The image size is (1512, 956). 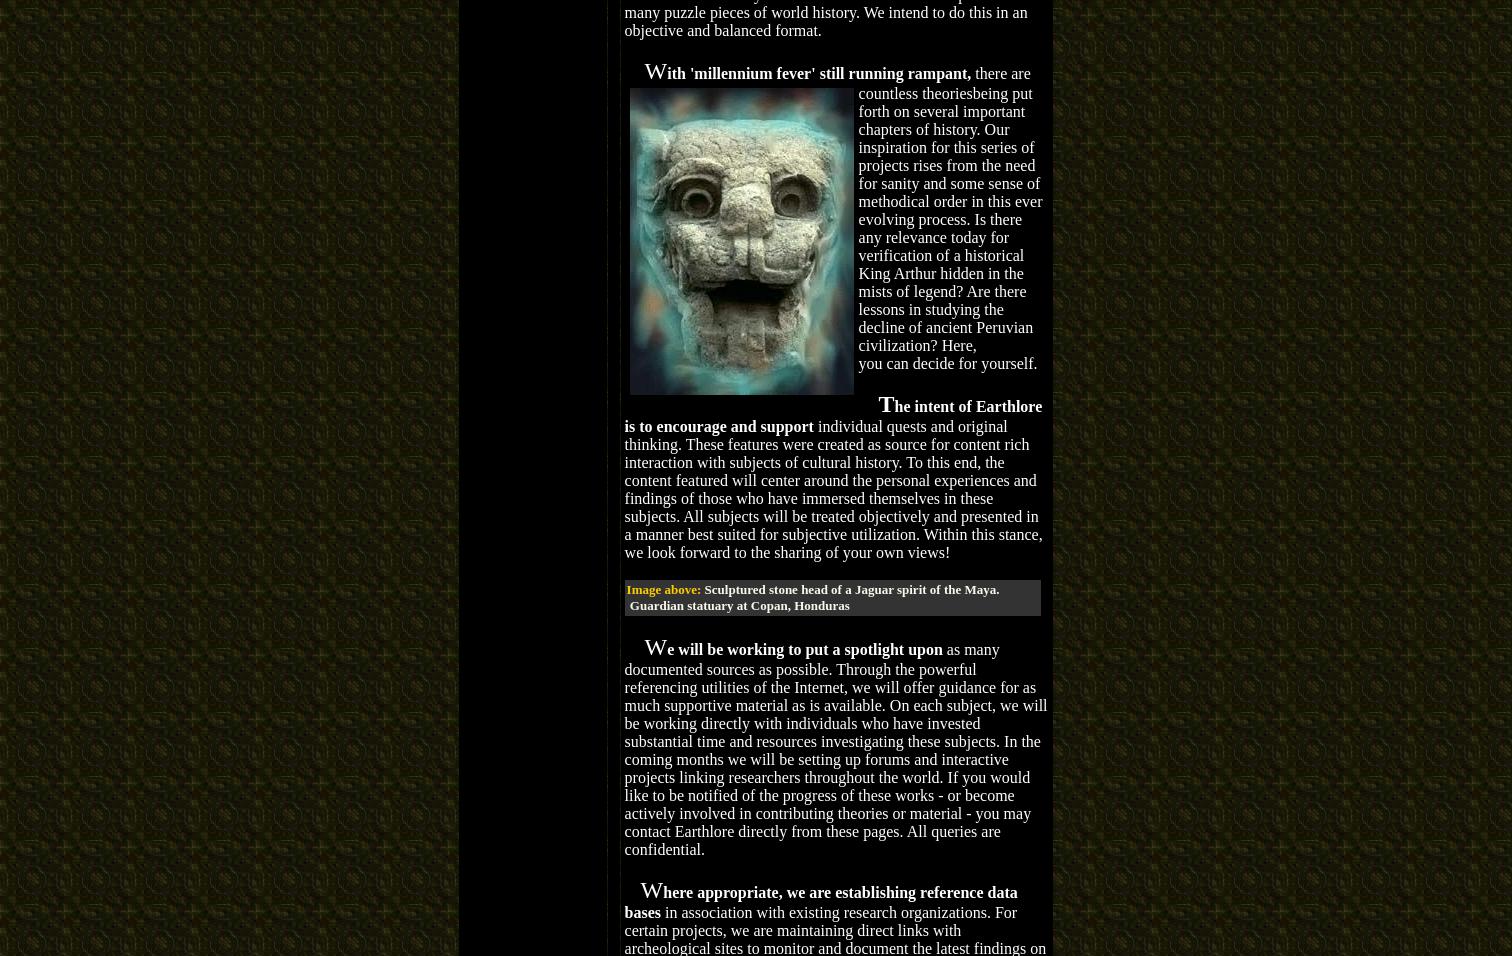 What do you see at coordinates (835, 747) in the screenshot?
I see `'as many documented sources 
        as possible. Through the powerful referencing utilities of the Internet, 
        we will offer guidance for as much supportive material as is available. 
        On each subject, we will be working directly with individuals who 
        have invested substantial time and resources investigating these subjects. 
        In the coming months we will be setting up forums and interactive 
        projects linking researchers throughout the world. If you would like 
        to be notified of the progress of these works - or become actively 
        involved in contributing theories or material - you may contact Earthlore 
        directly from these pages. All queries are confidential.'` at bounding box center [835, 747].